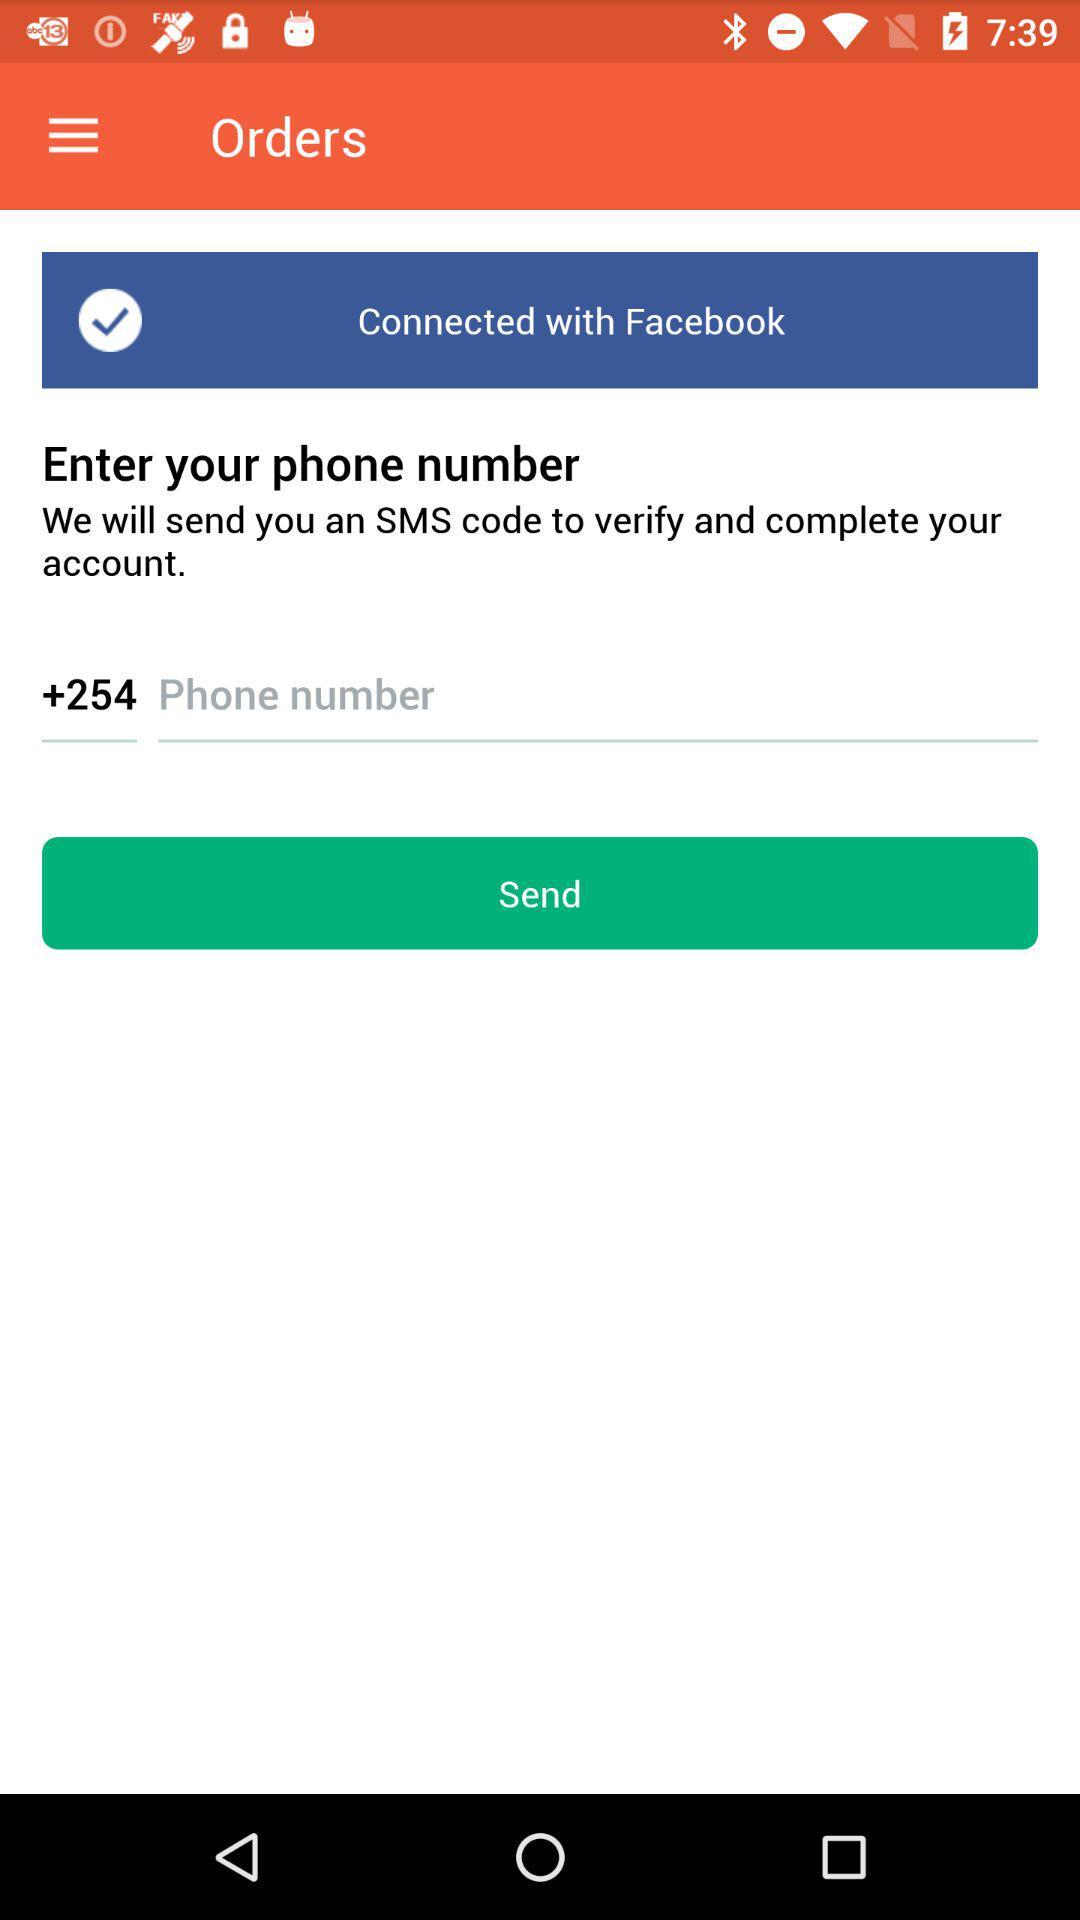 The height and width of the screenshot is (1920, 1080). Describe the element at coordinates (88, 692) in the screenshot. I see `the item above send` at that location.